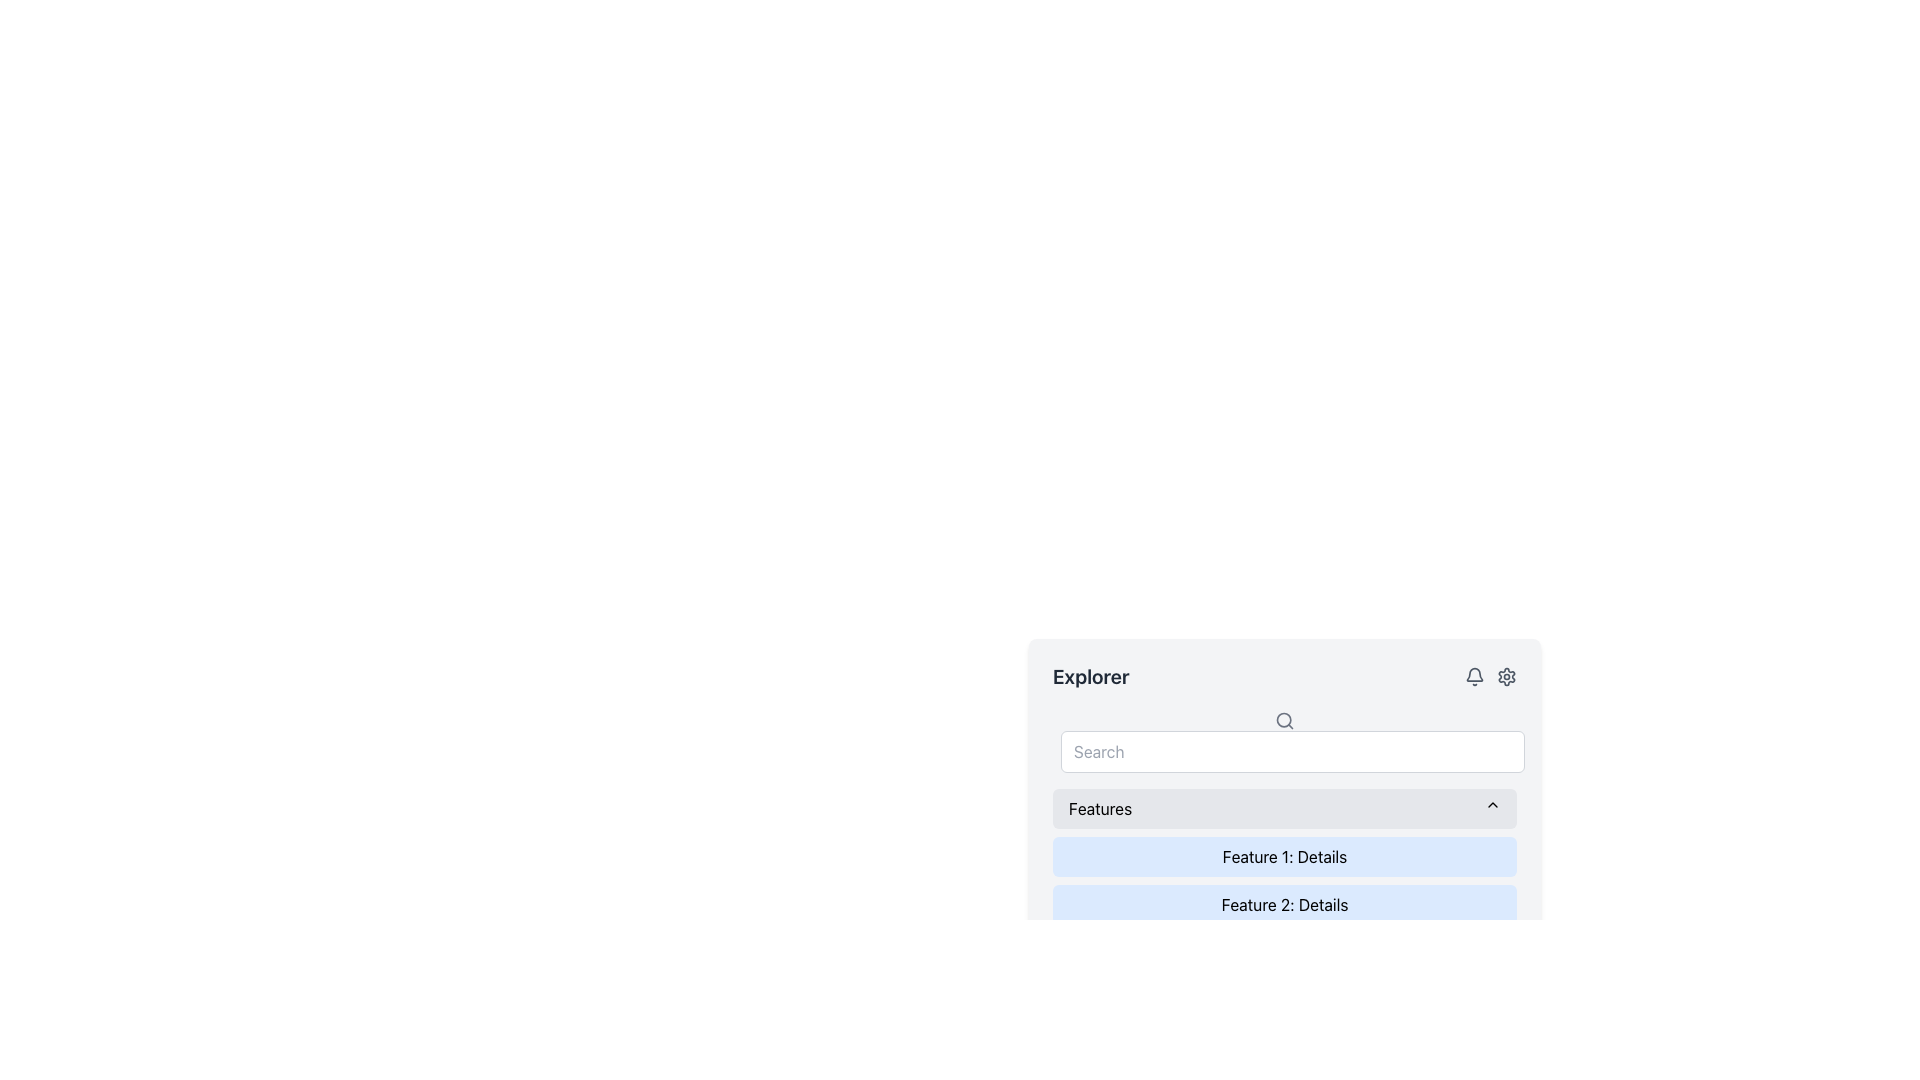 The width and height of the screenshot is (1920, 1080). What do you see at coordinates (1285, 905) in the screenshot?
I see `the 'Feature 2' button, which is the second clickable item under the 'Features' label` at bounding box center [1285, 905].